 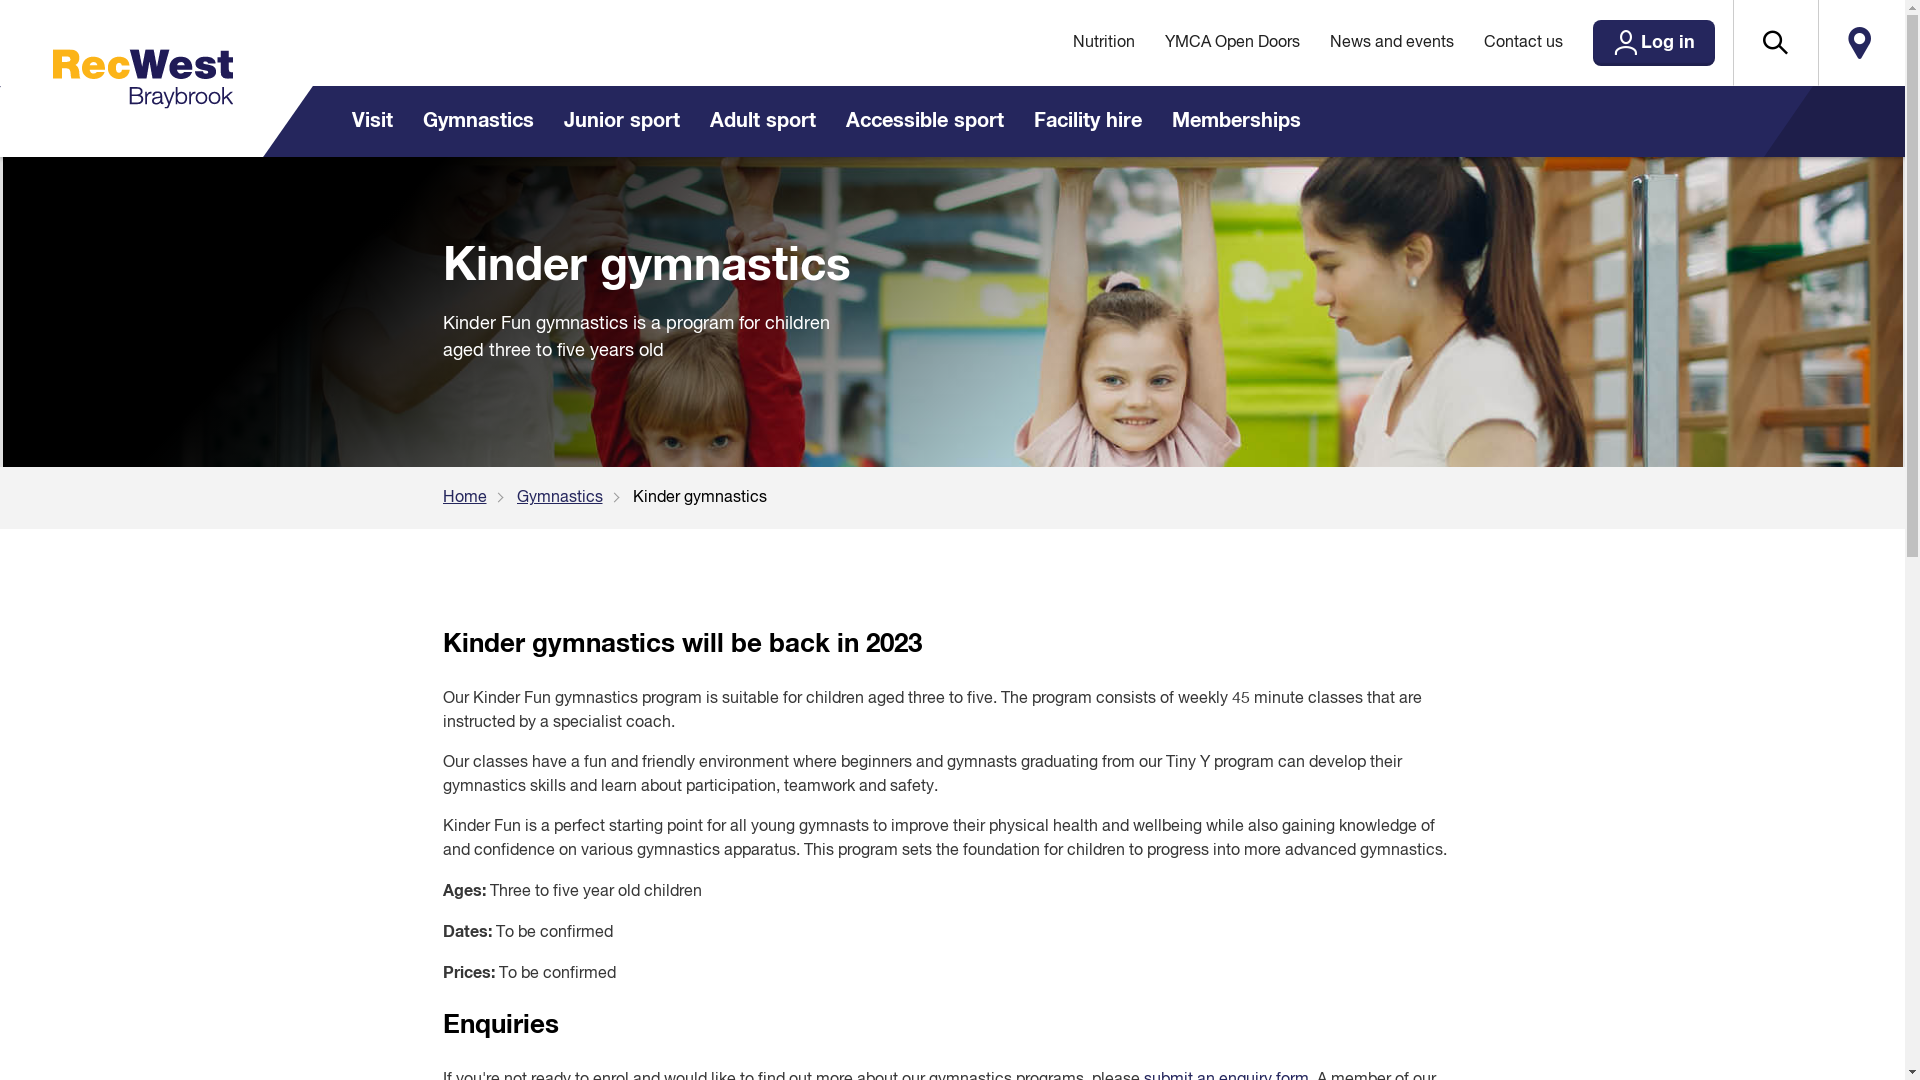 What do you see at coordinates (336, 121) in the screenshot?
I see `'Visit'` at bounding box center [336, 121].